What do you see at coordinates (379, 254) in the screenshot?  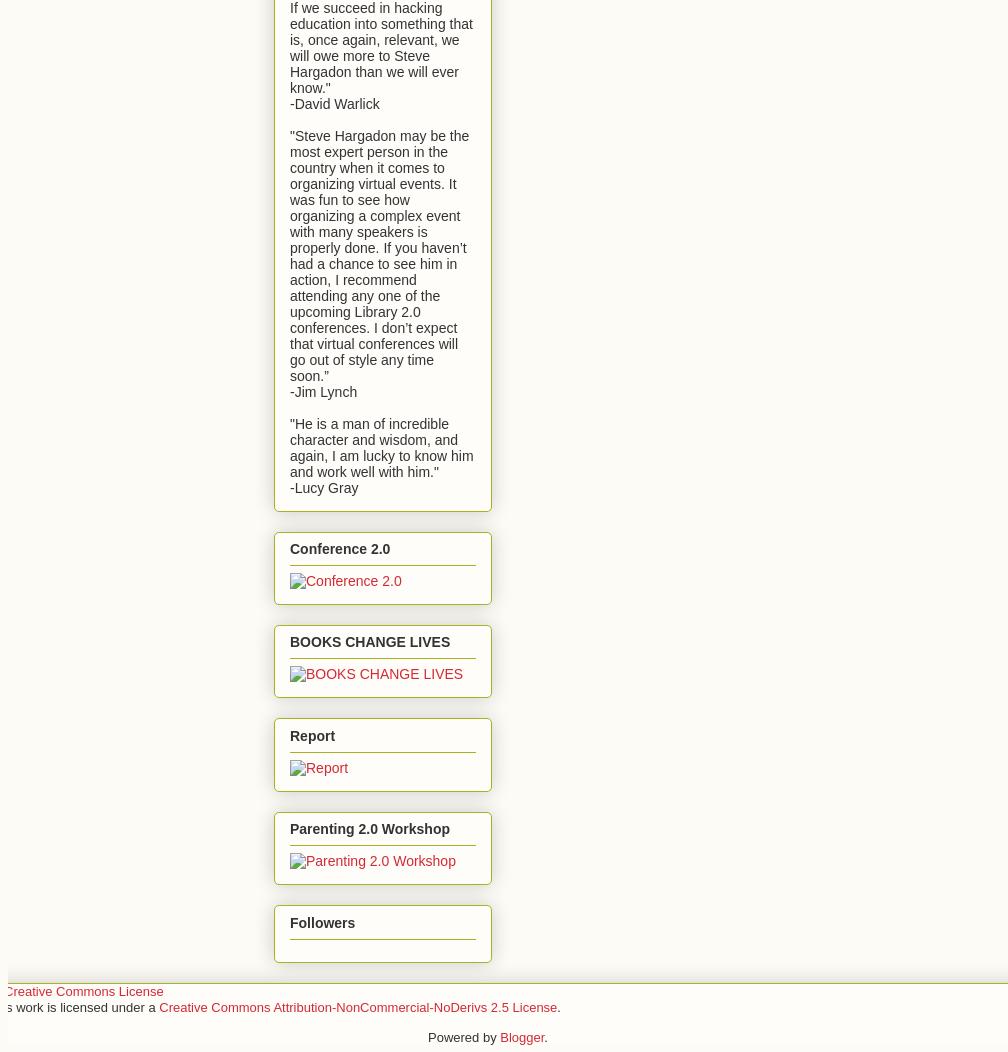 I see `'"Steve Hargadon may be the most expert person in the country when it comes to organizing virtual events. It was fun to see how organizing a complex event with many speakers is properly done. If you haven’t had a chance to see him in action, I recommend attending any one of the upcoming Library 2.0 conferences. I don’t expect that virtual conferences will go out of style any time soon.”'` at bounding box center [379, 254].